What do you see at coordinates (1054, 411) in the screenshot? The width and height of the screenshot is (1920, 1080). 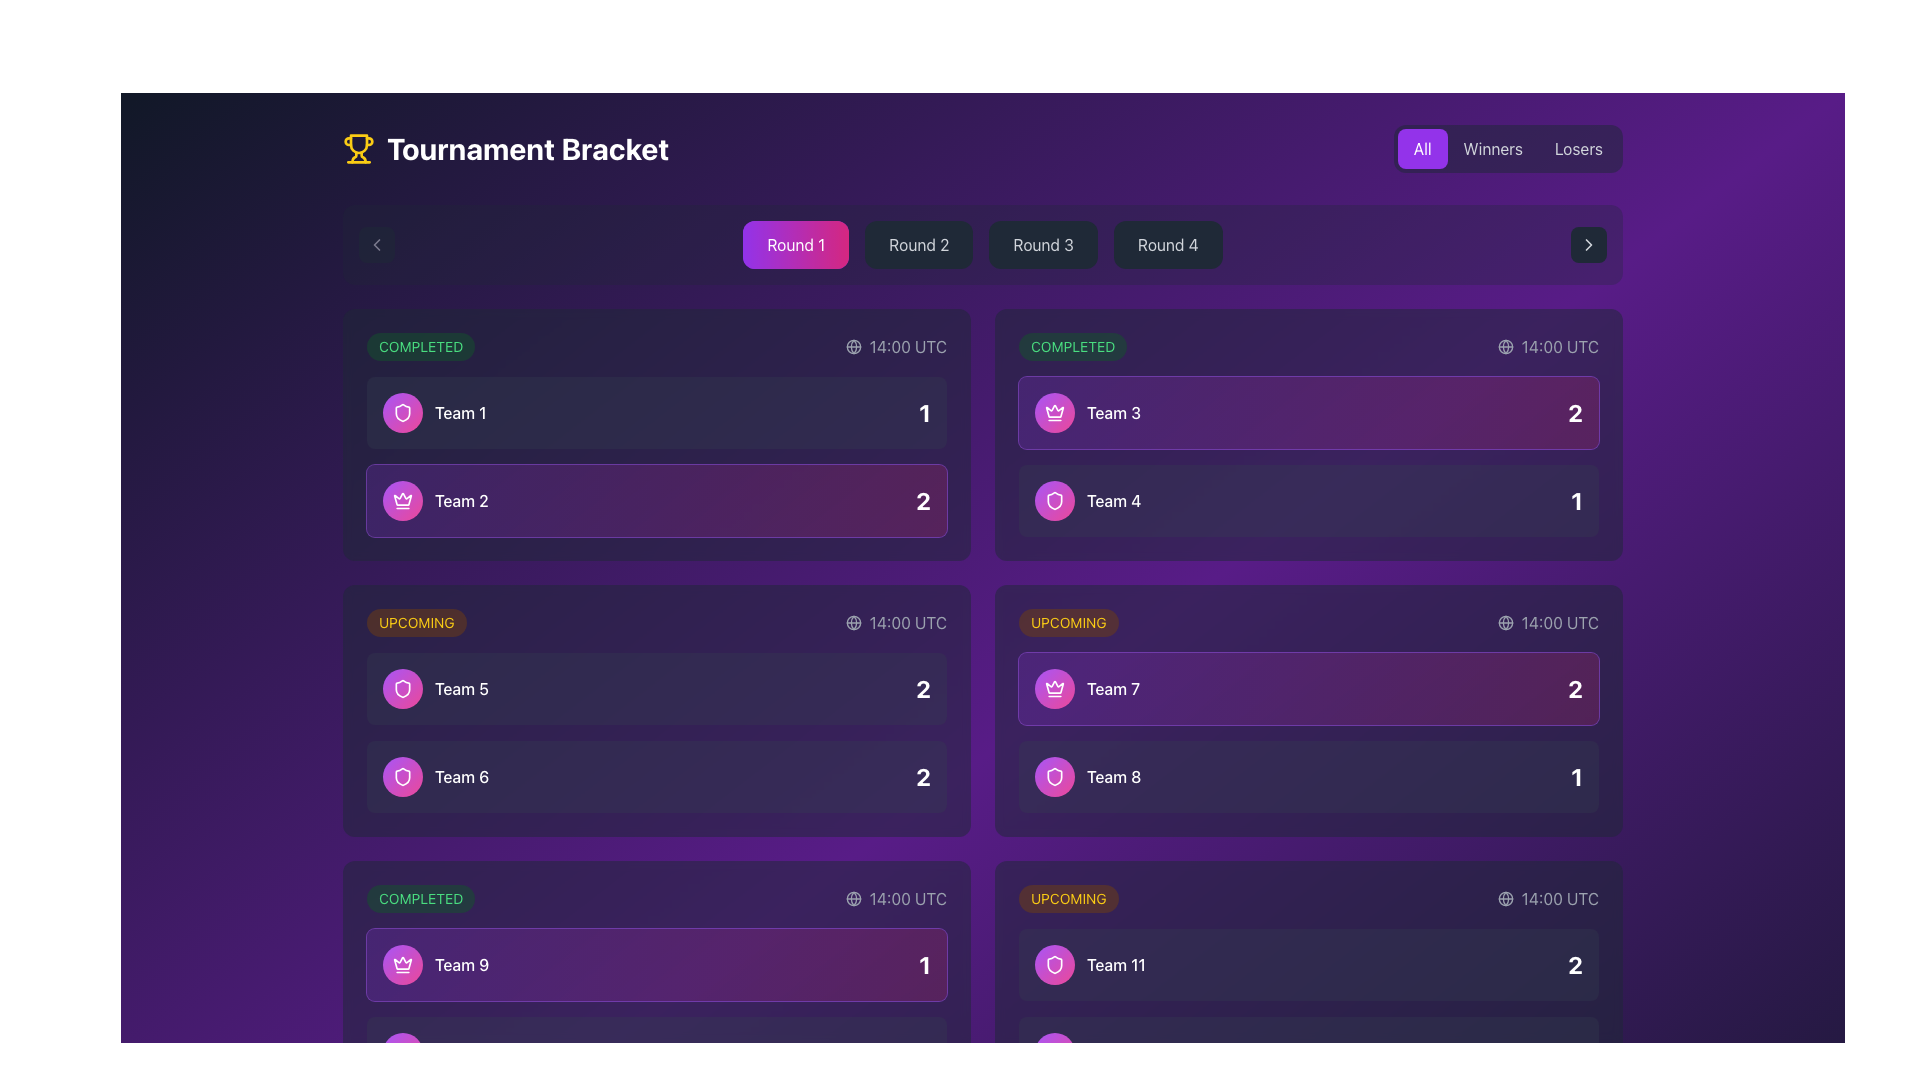 I see `the crown icon located in the top-left corner of the team representation component, which signifies a team with special designation, as a visual indicator of achievement` at bounding box center [1054, 411].